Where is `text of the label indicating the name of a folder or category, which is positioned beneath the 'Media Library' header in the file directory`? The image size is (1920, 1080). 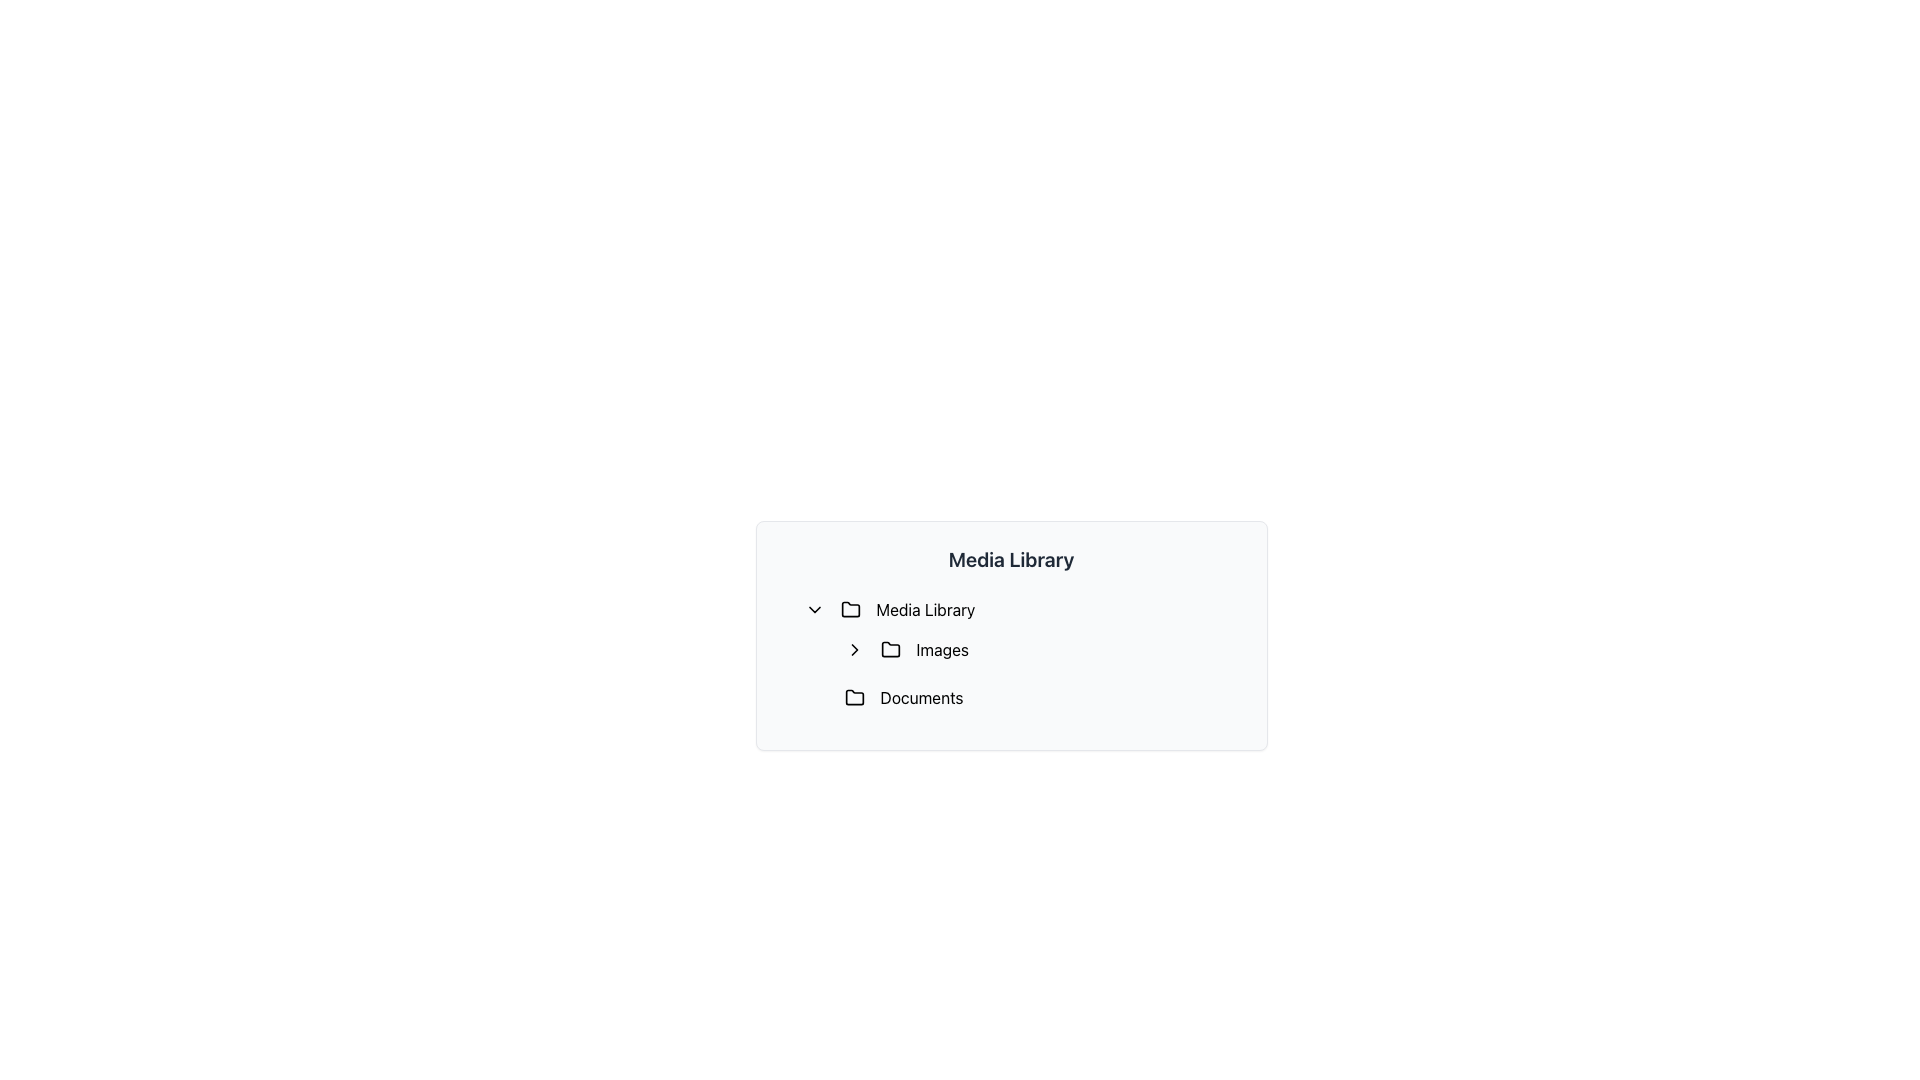 text of the label indicating the name of a folder or category, which is positioned beneath the 'Media Library' header in the file directory is located at coordinates (924, 608).